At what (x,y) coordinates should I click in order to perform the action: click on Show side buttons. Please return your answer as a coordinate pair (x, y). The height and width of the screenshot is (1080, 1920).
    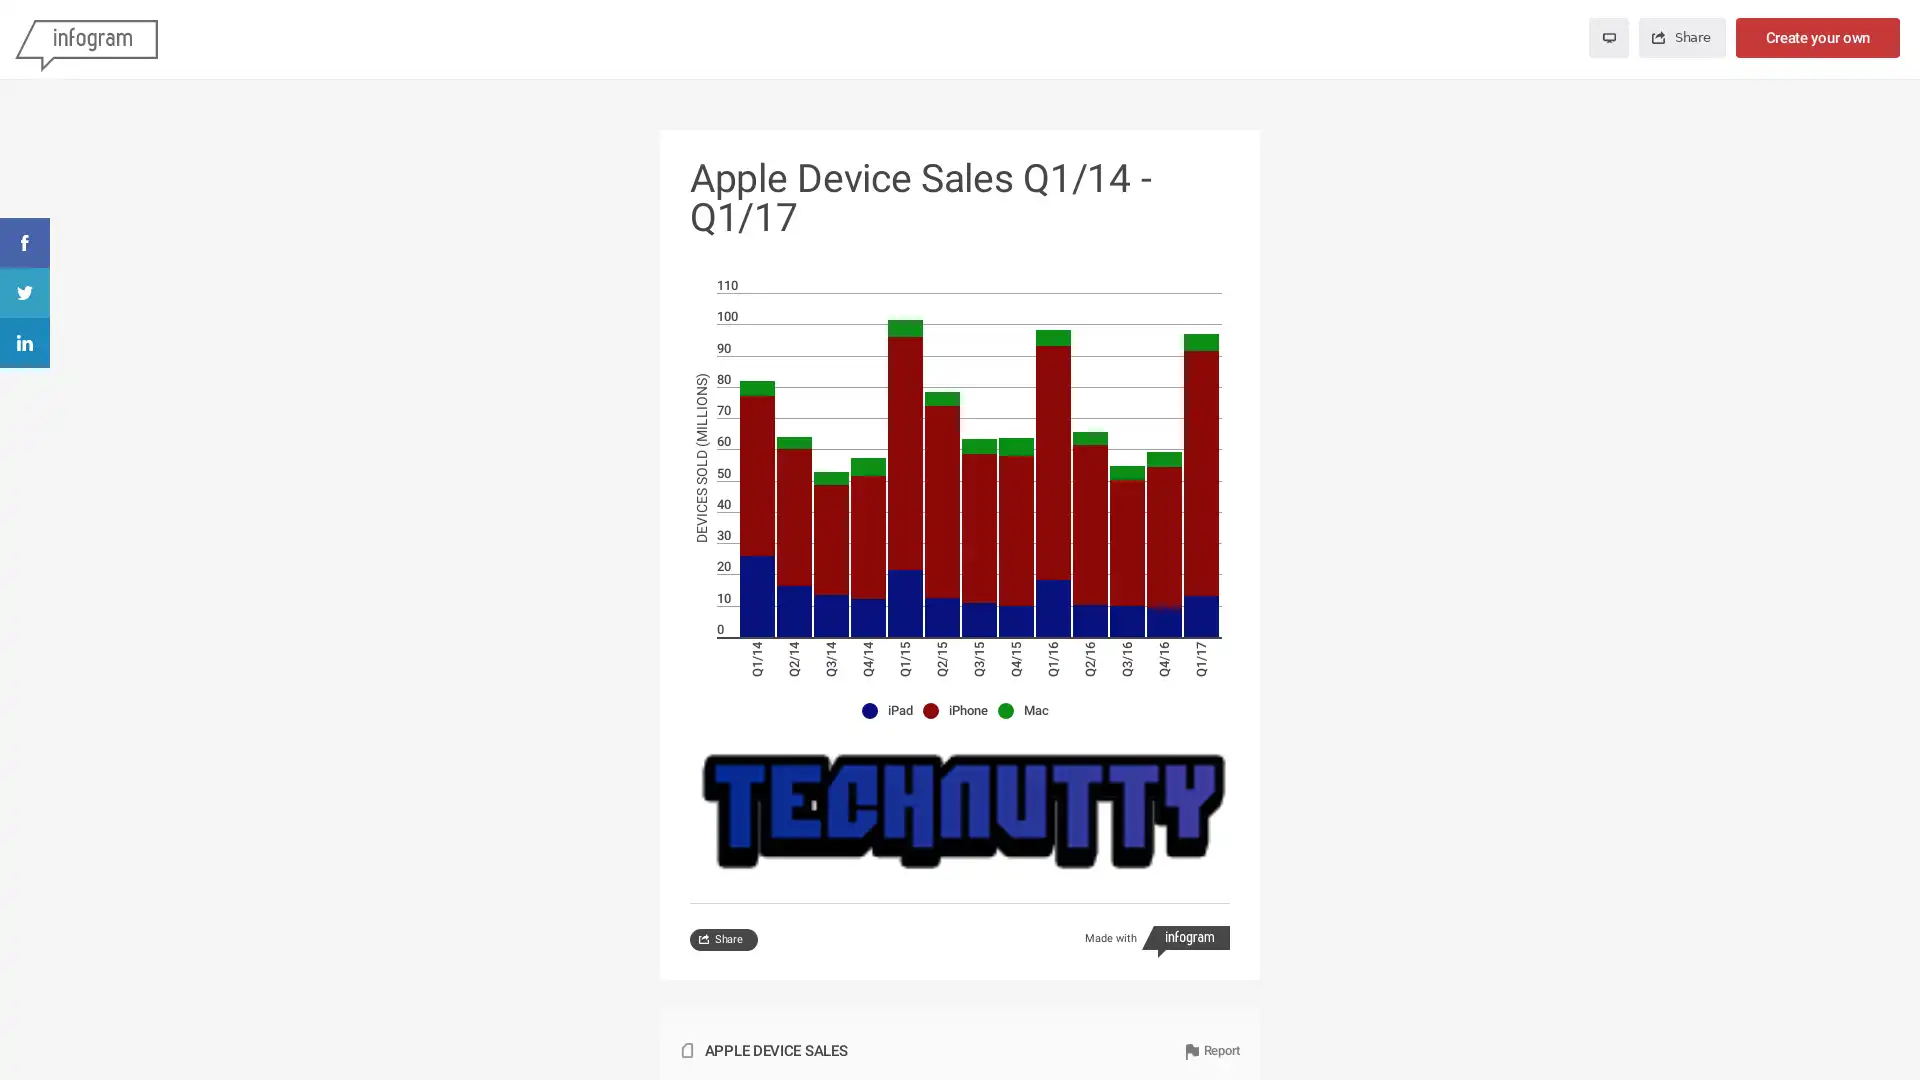
    Looking at the image, I should click on (1228, 158).